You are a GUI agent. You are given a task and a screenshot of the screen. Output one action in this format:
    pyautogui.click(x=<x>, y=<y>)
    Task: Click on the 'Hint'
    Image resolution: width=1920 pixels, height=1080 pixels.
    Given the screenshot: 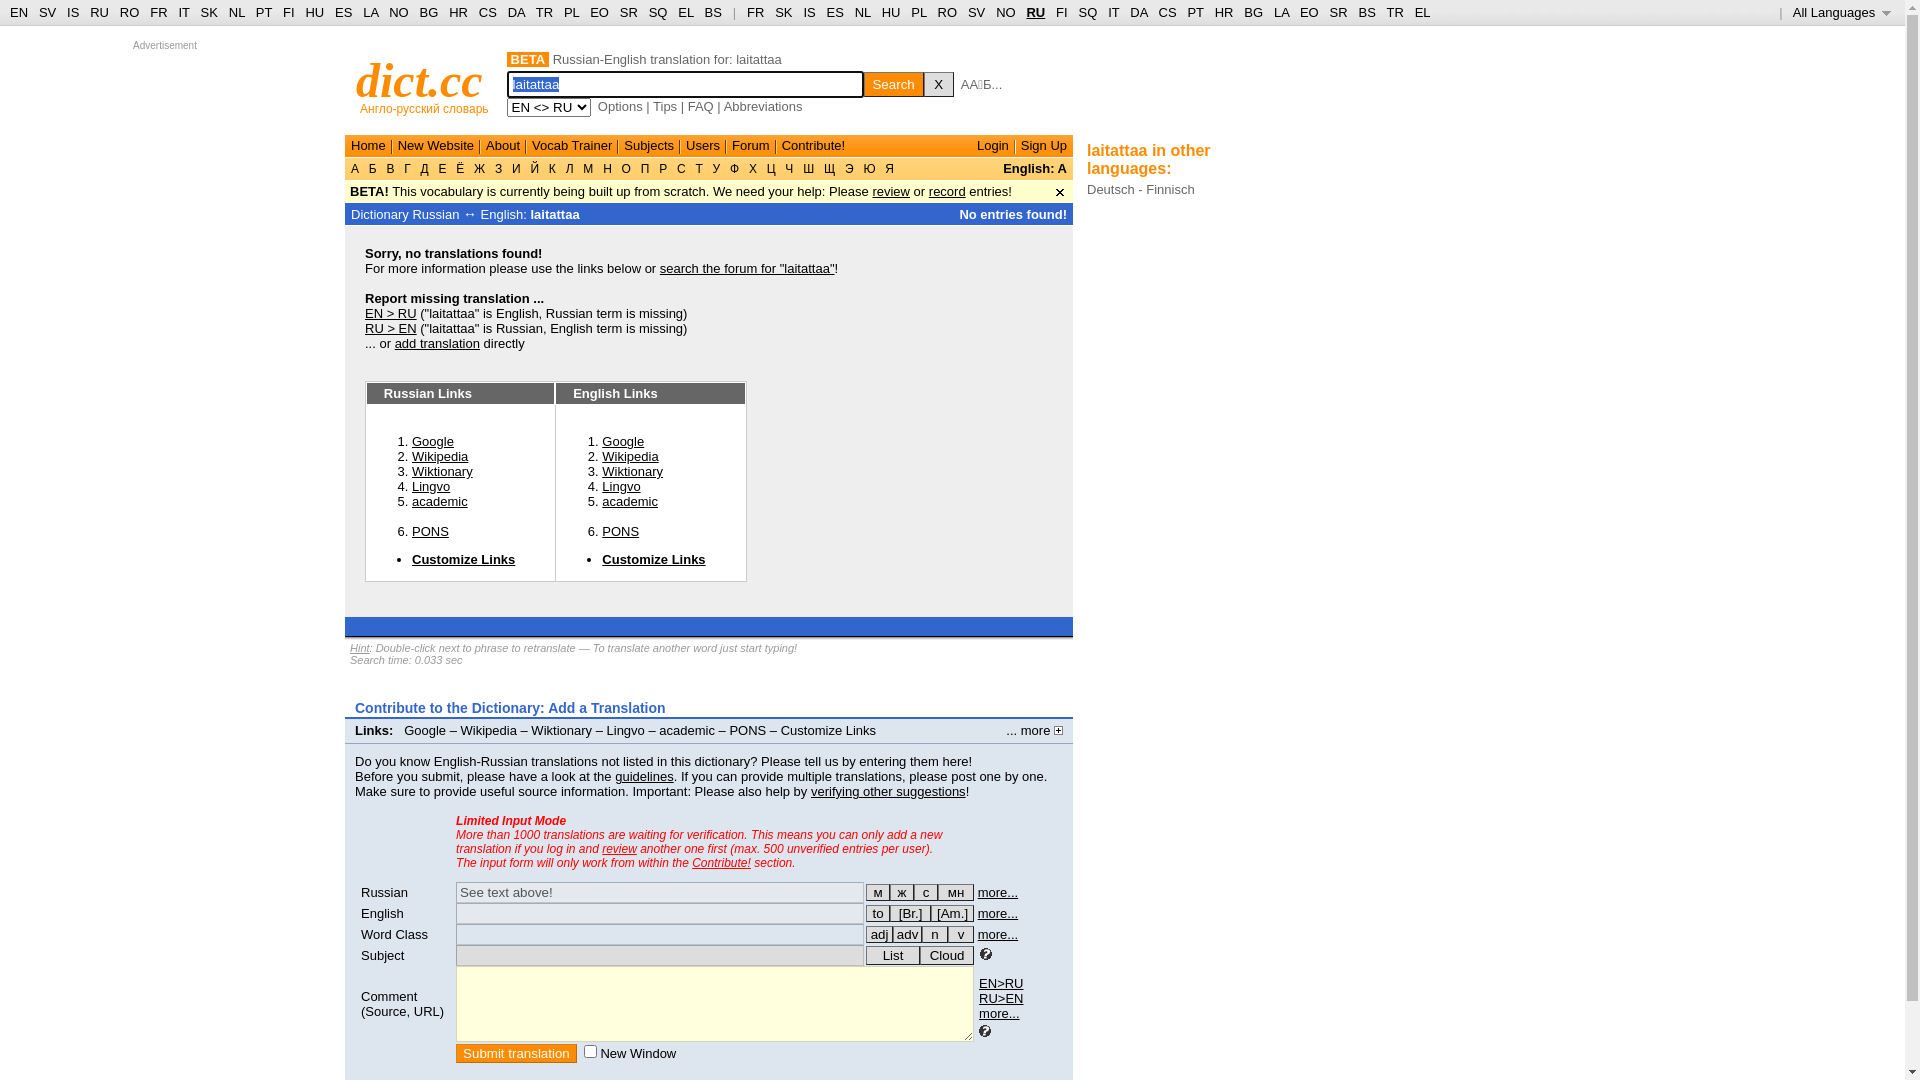 What is the action you would take?
    pyautogui.click(x=360, y=648)
    